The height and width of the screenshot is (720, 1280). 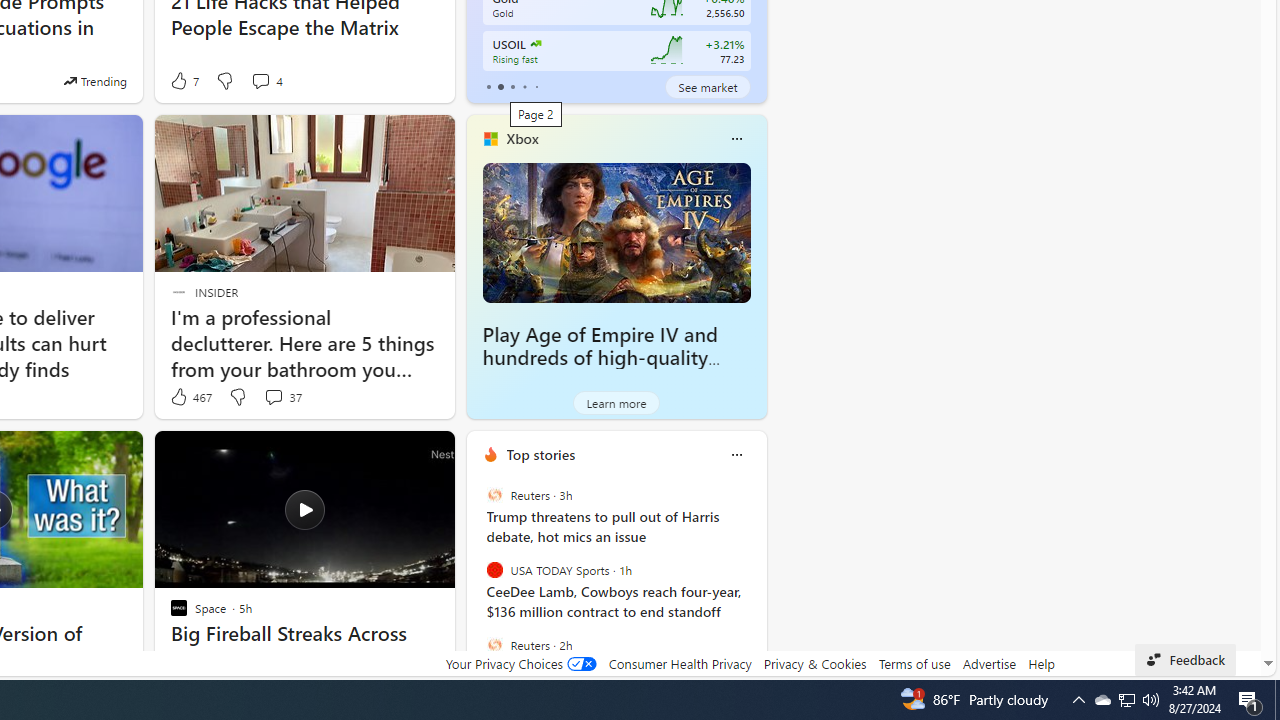 I want to click on '467 Like', so click(x=190, y=397).